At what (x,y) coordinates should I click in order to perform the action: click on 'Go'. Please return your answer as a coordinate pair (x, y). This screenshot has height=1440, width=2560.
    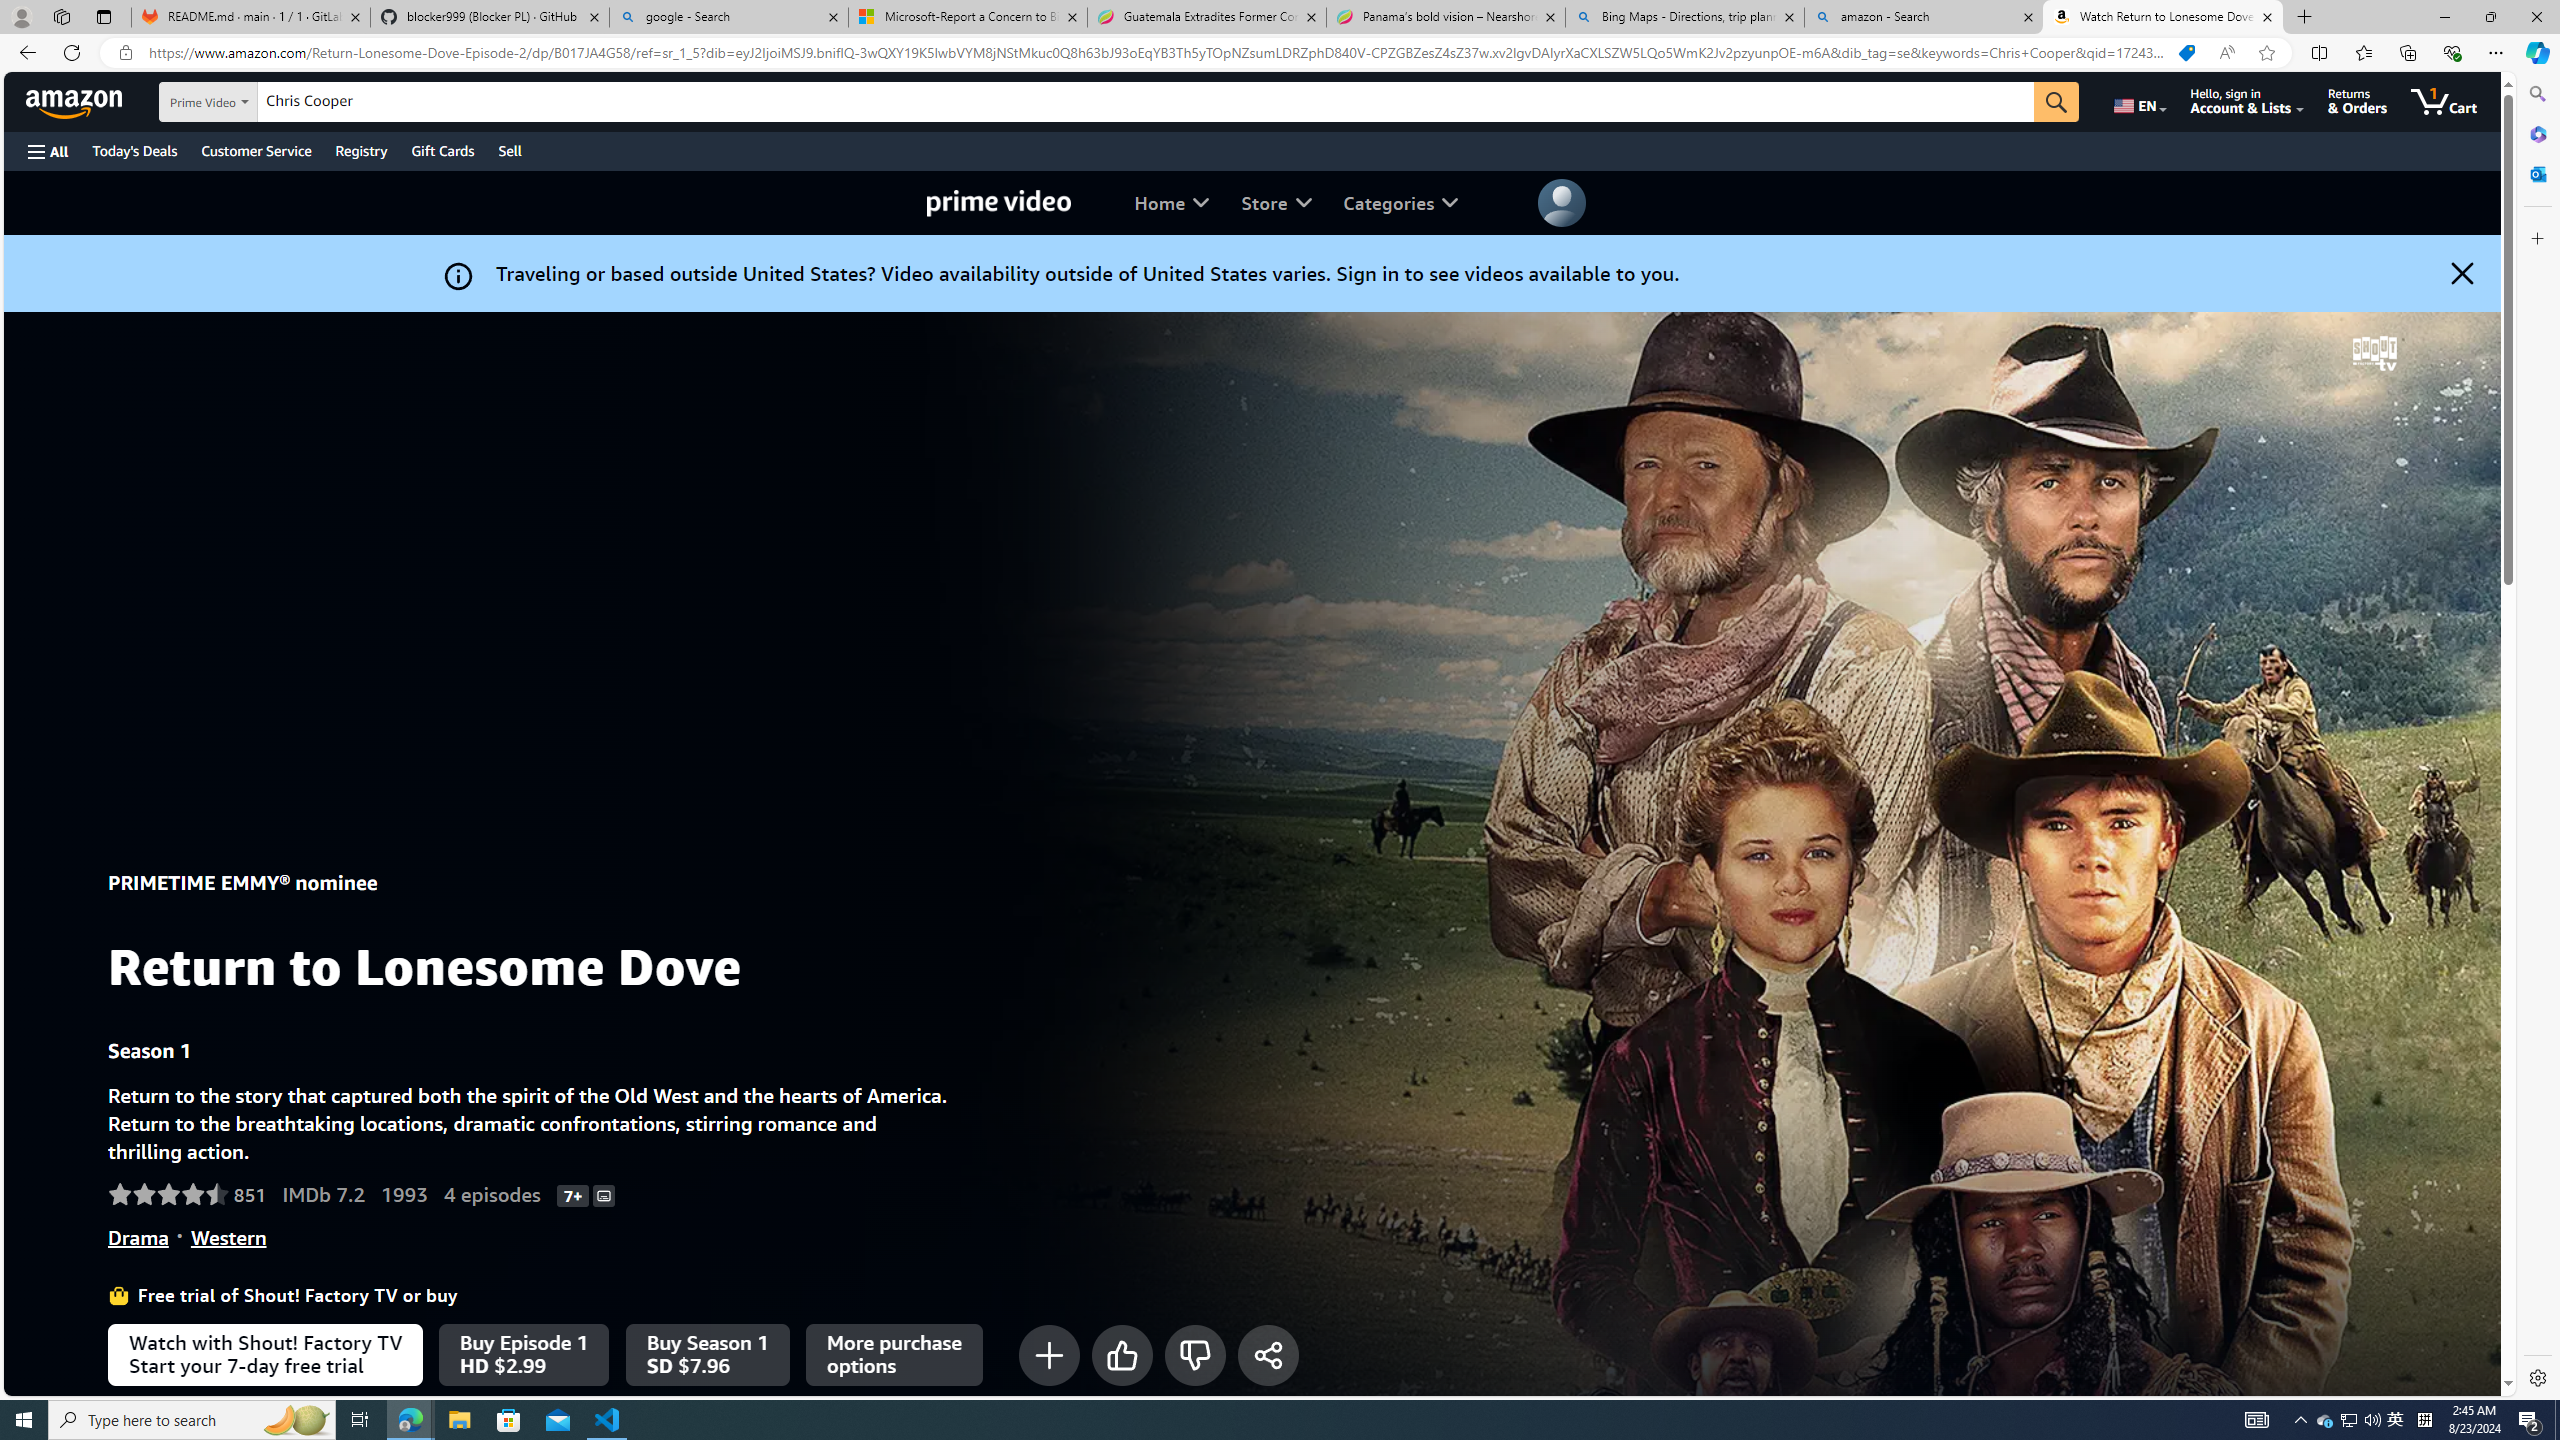
    Looking at the image, I should click on (2055, 102).